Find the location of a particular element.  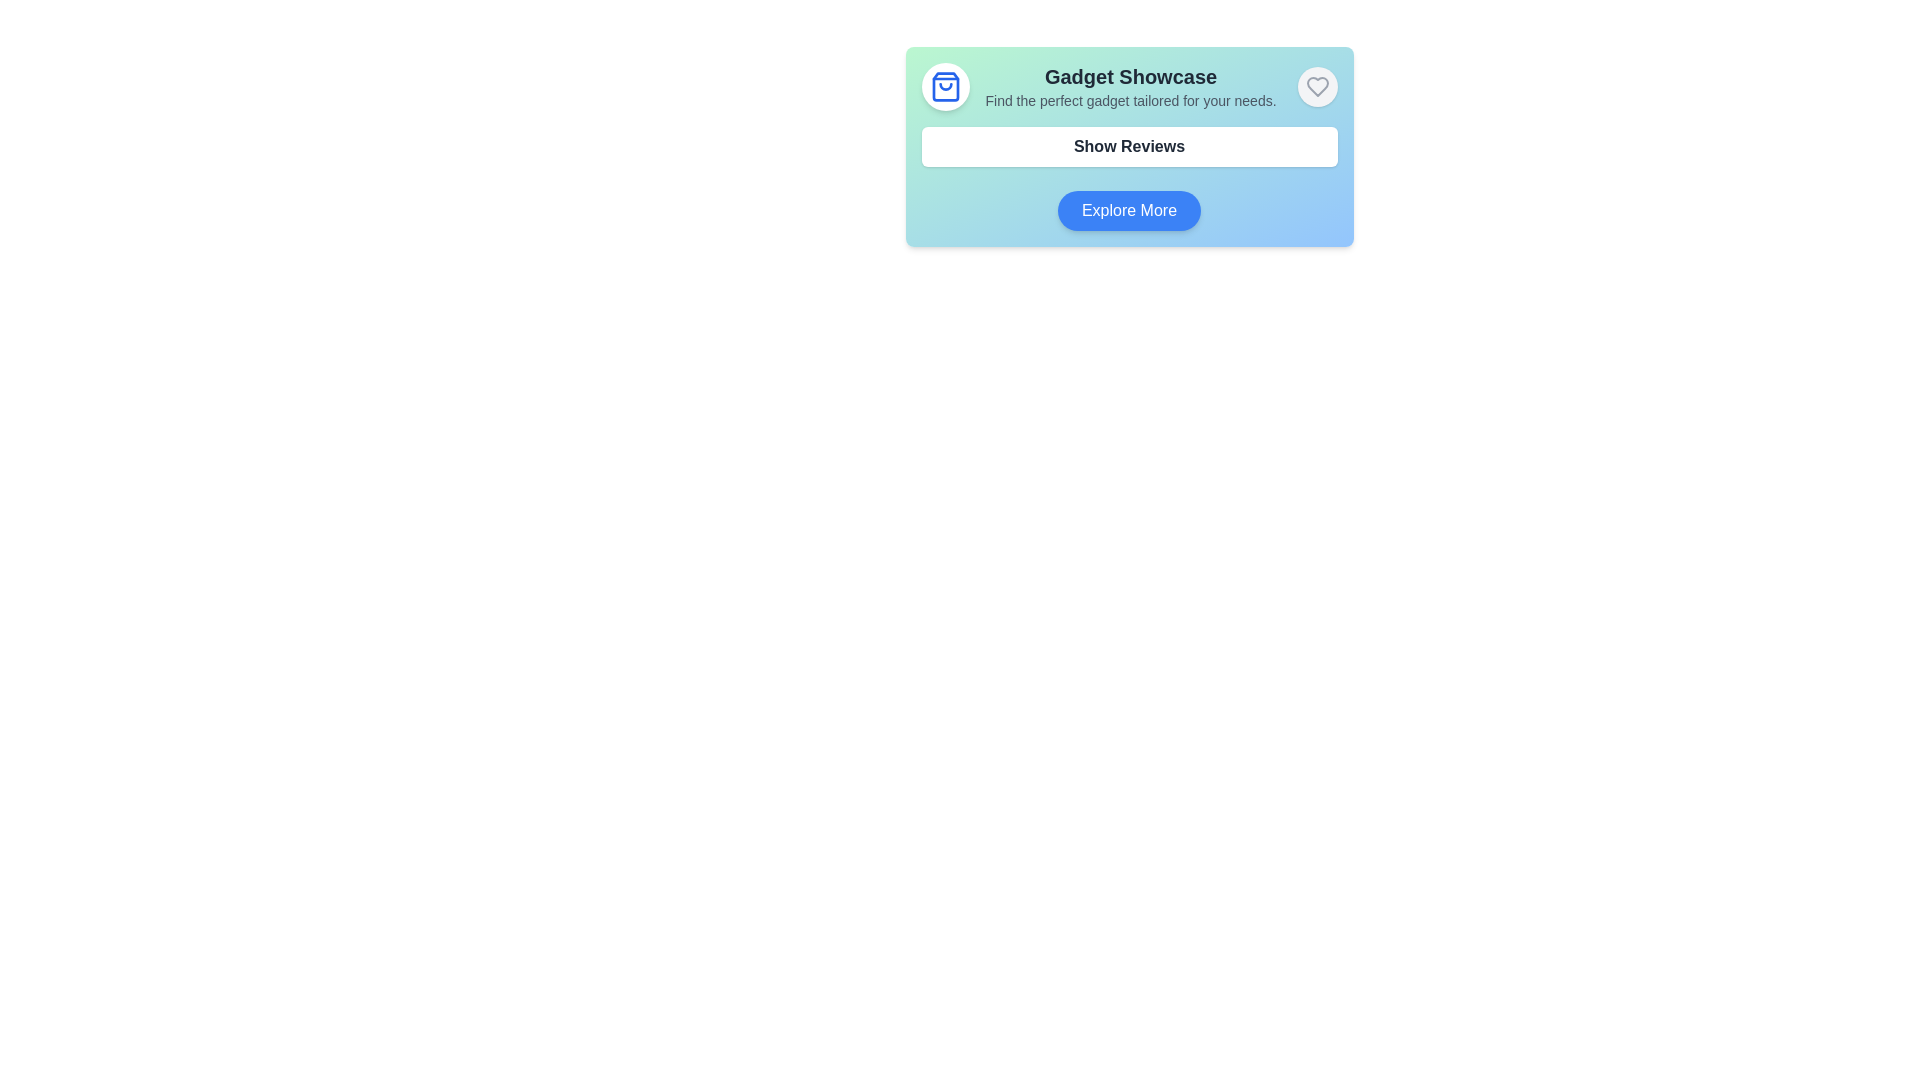

the decorative shopping icon located at the top-left corner of the 'Gadget Showcase' card is located at coordinates (944, 86).